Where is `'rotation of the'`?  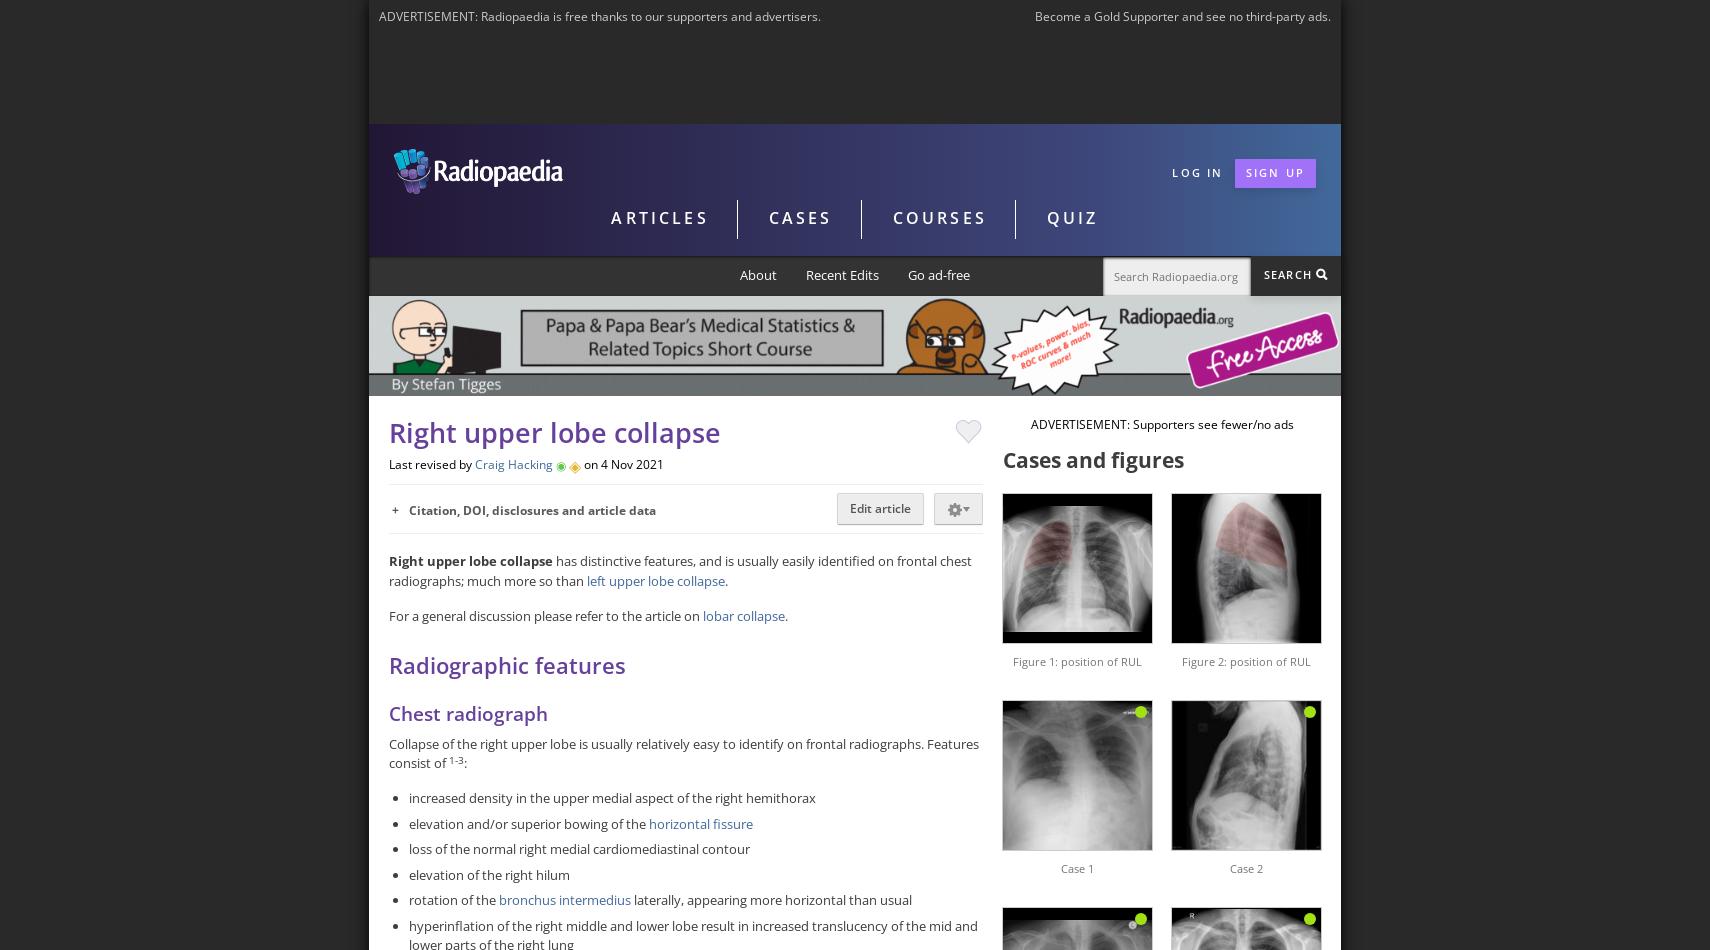
'rotation of the' is located at coordinates (408, 899).